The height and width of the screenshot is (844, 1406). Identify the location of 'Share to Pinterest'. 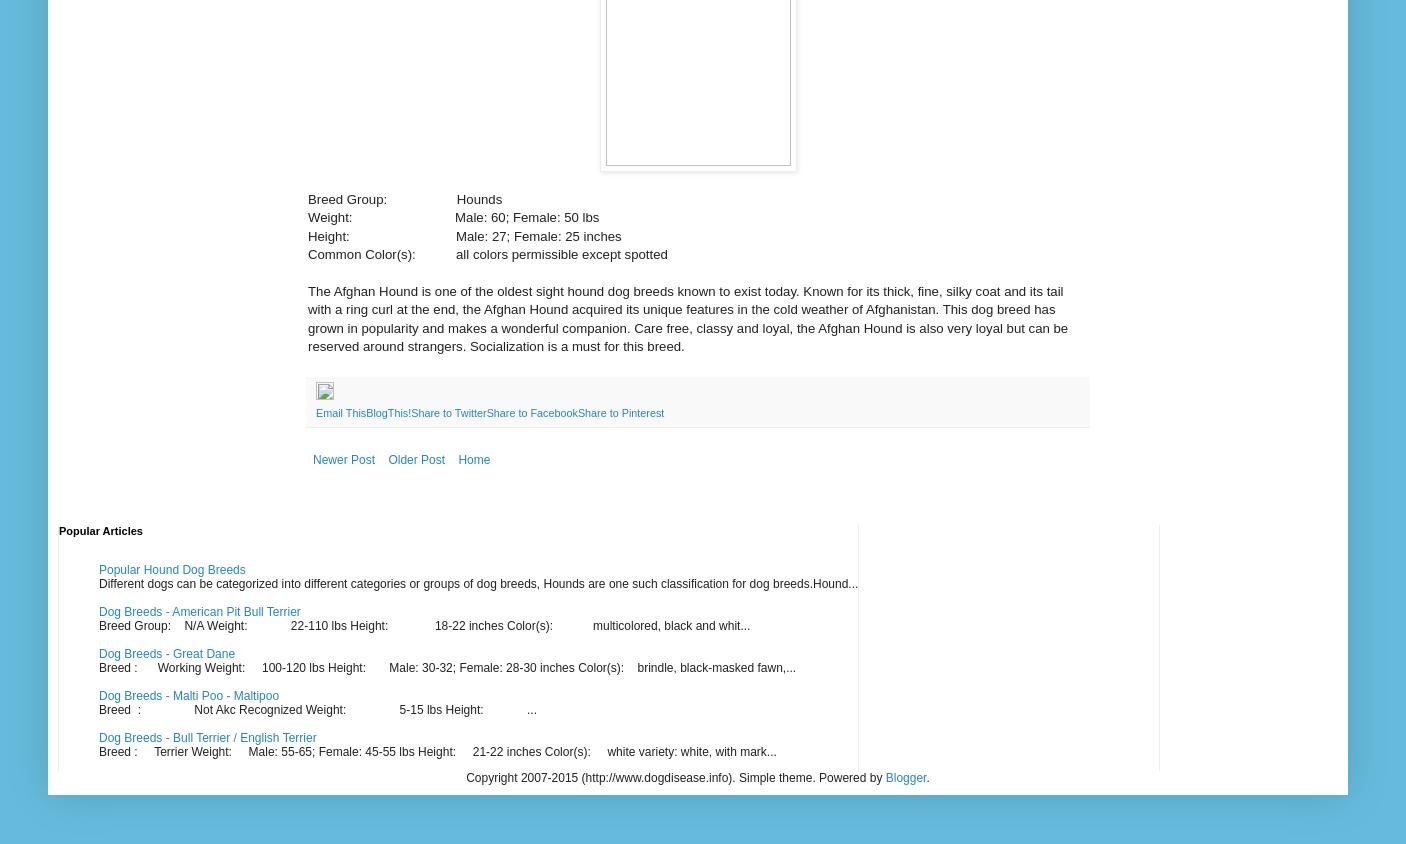
(620, 412).